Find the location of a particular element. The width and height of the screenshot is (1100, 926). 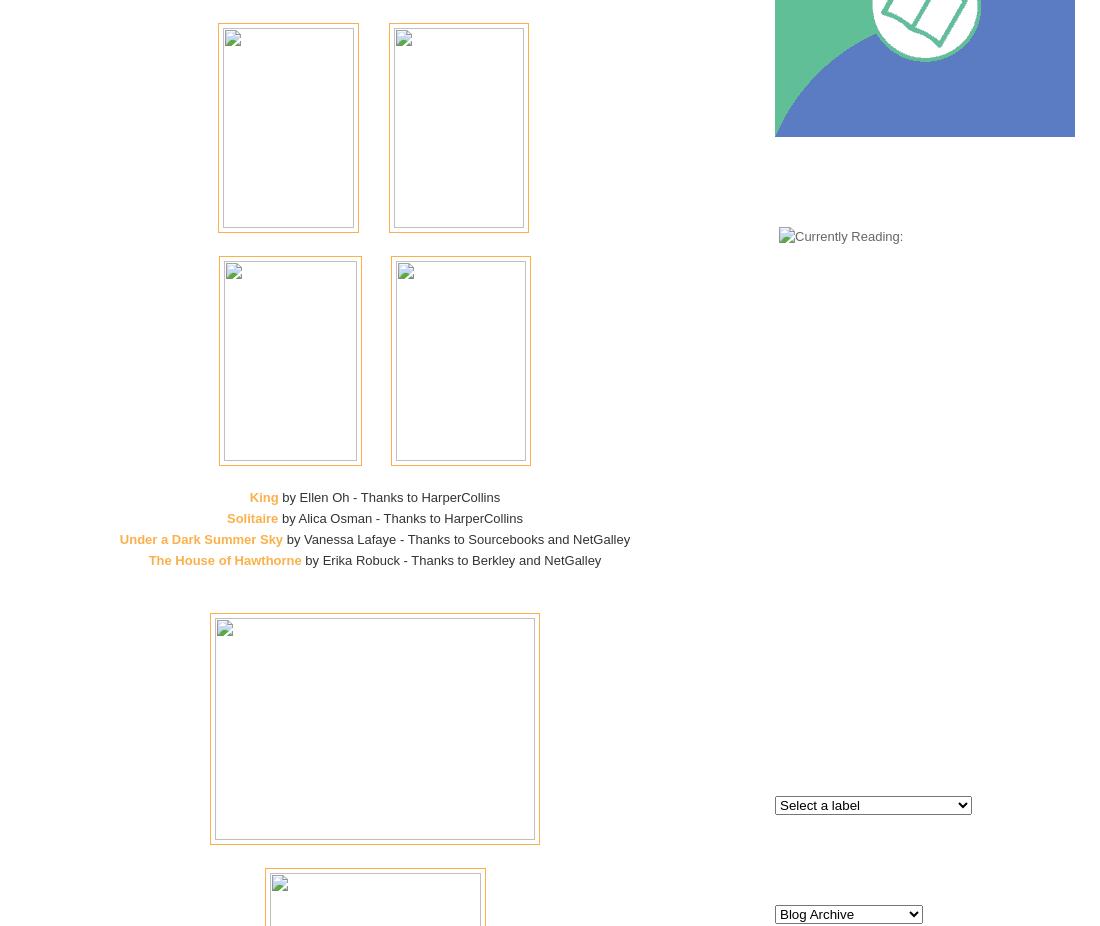

'by Vanessa Lafaye - Thanks to Sourcebooks and NetGalley' is located at coordinates (455, 538).